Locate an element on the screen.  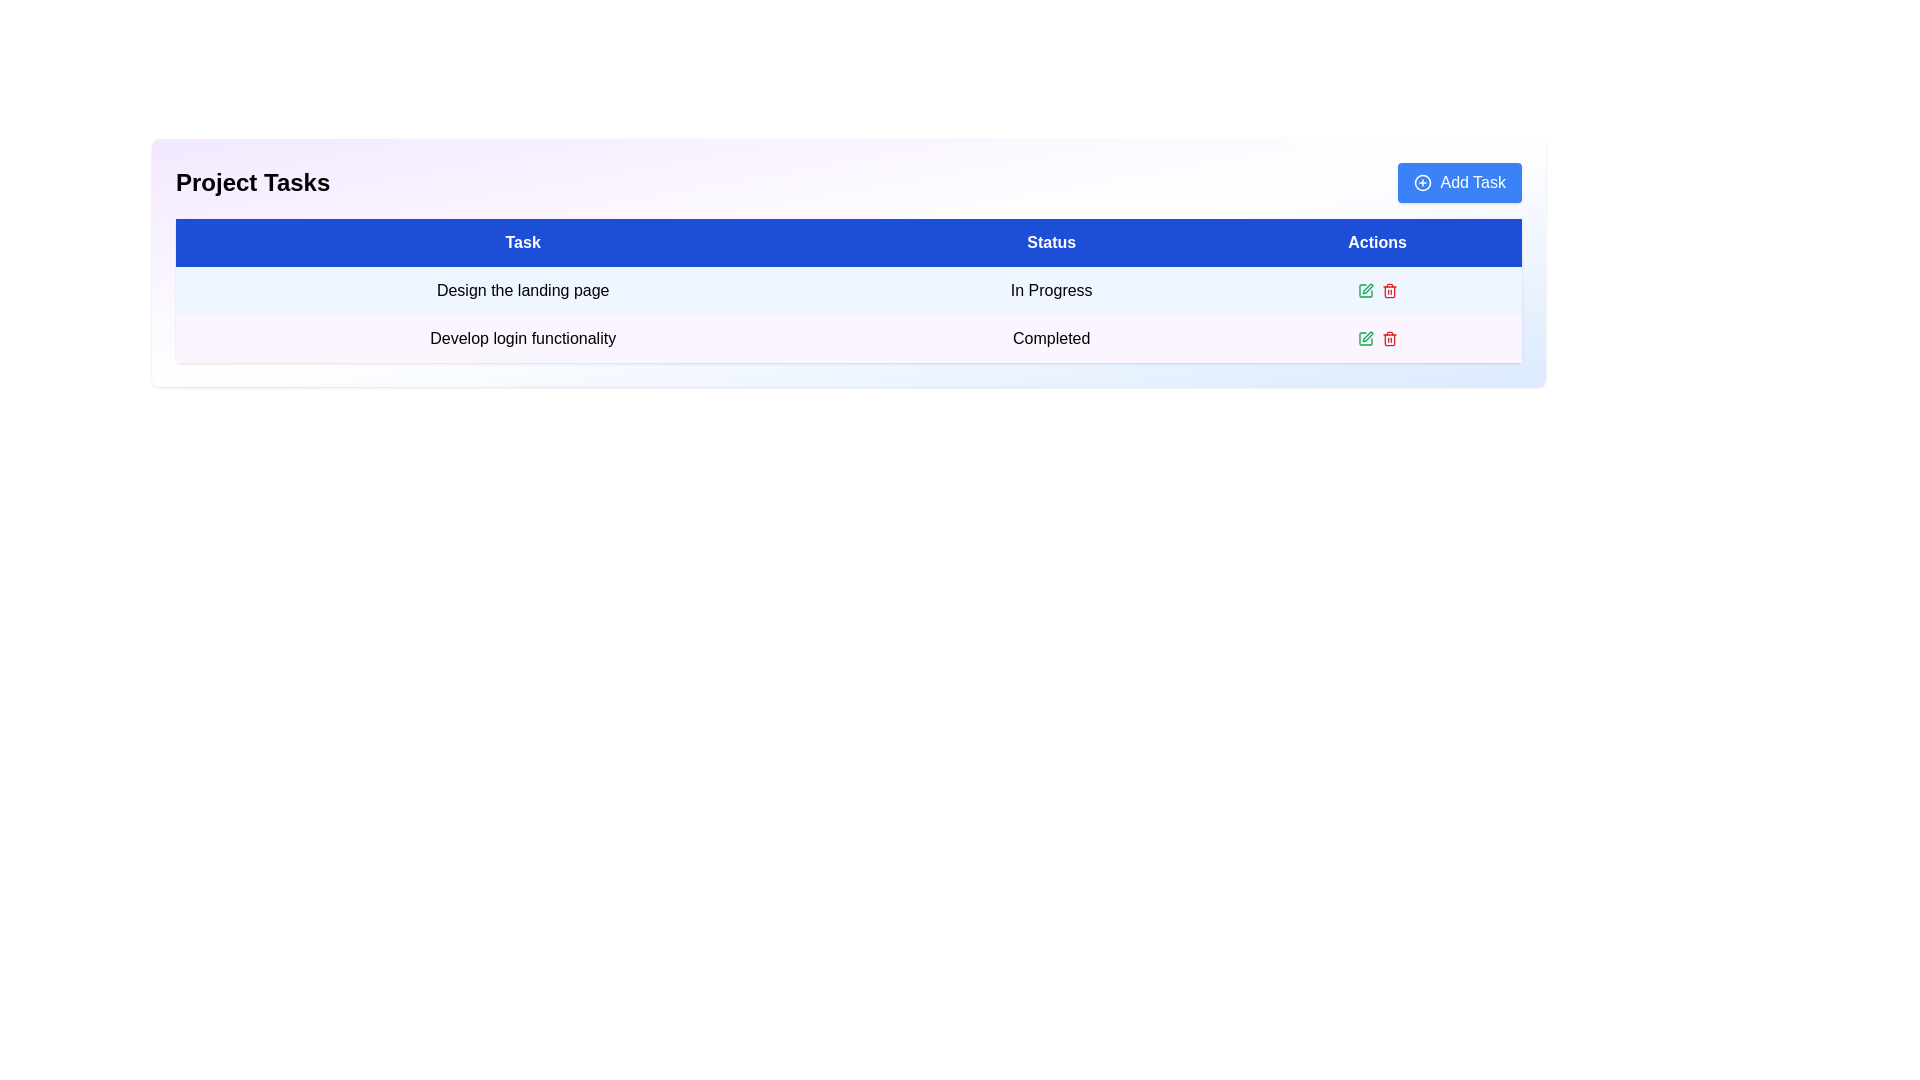
the control group containing the green pencil icon for editing and the red bin icon for deleting, located in the 'Actions' column of the first row corresponding to the task 'Design the landing page' is located at coordinates (1376, 290).